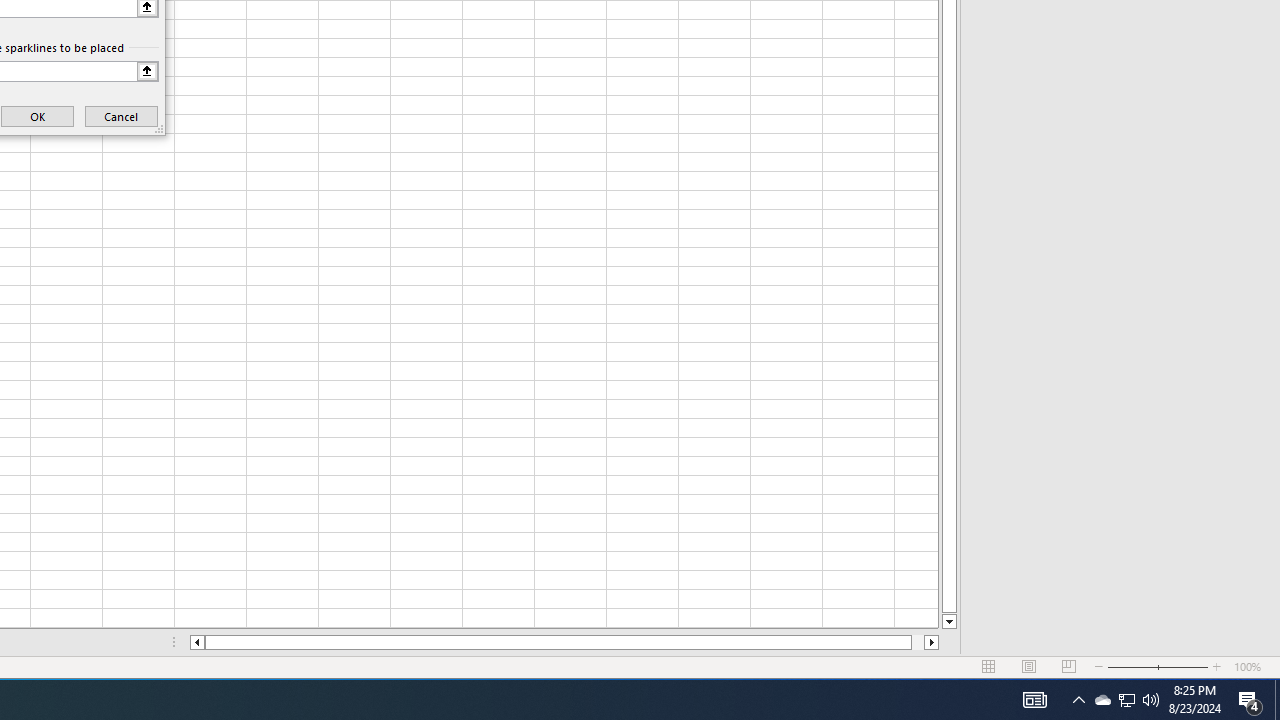 Image resolution: width=1280 pixels, height=720 pixels. What do you see at coordinates (988, 667) in the screenshot?
I see `'Normal'` at bounding box center [988, 667].